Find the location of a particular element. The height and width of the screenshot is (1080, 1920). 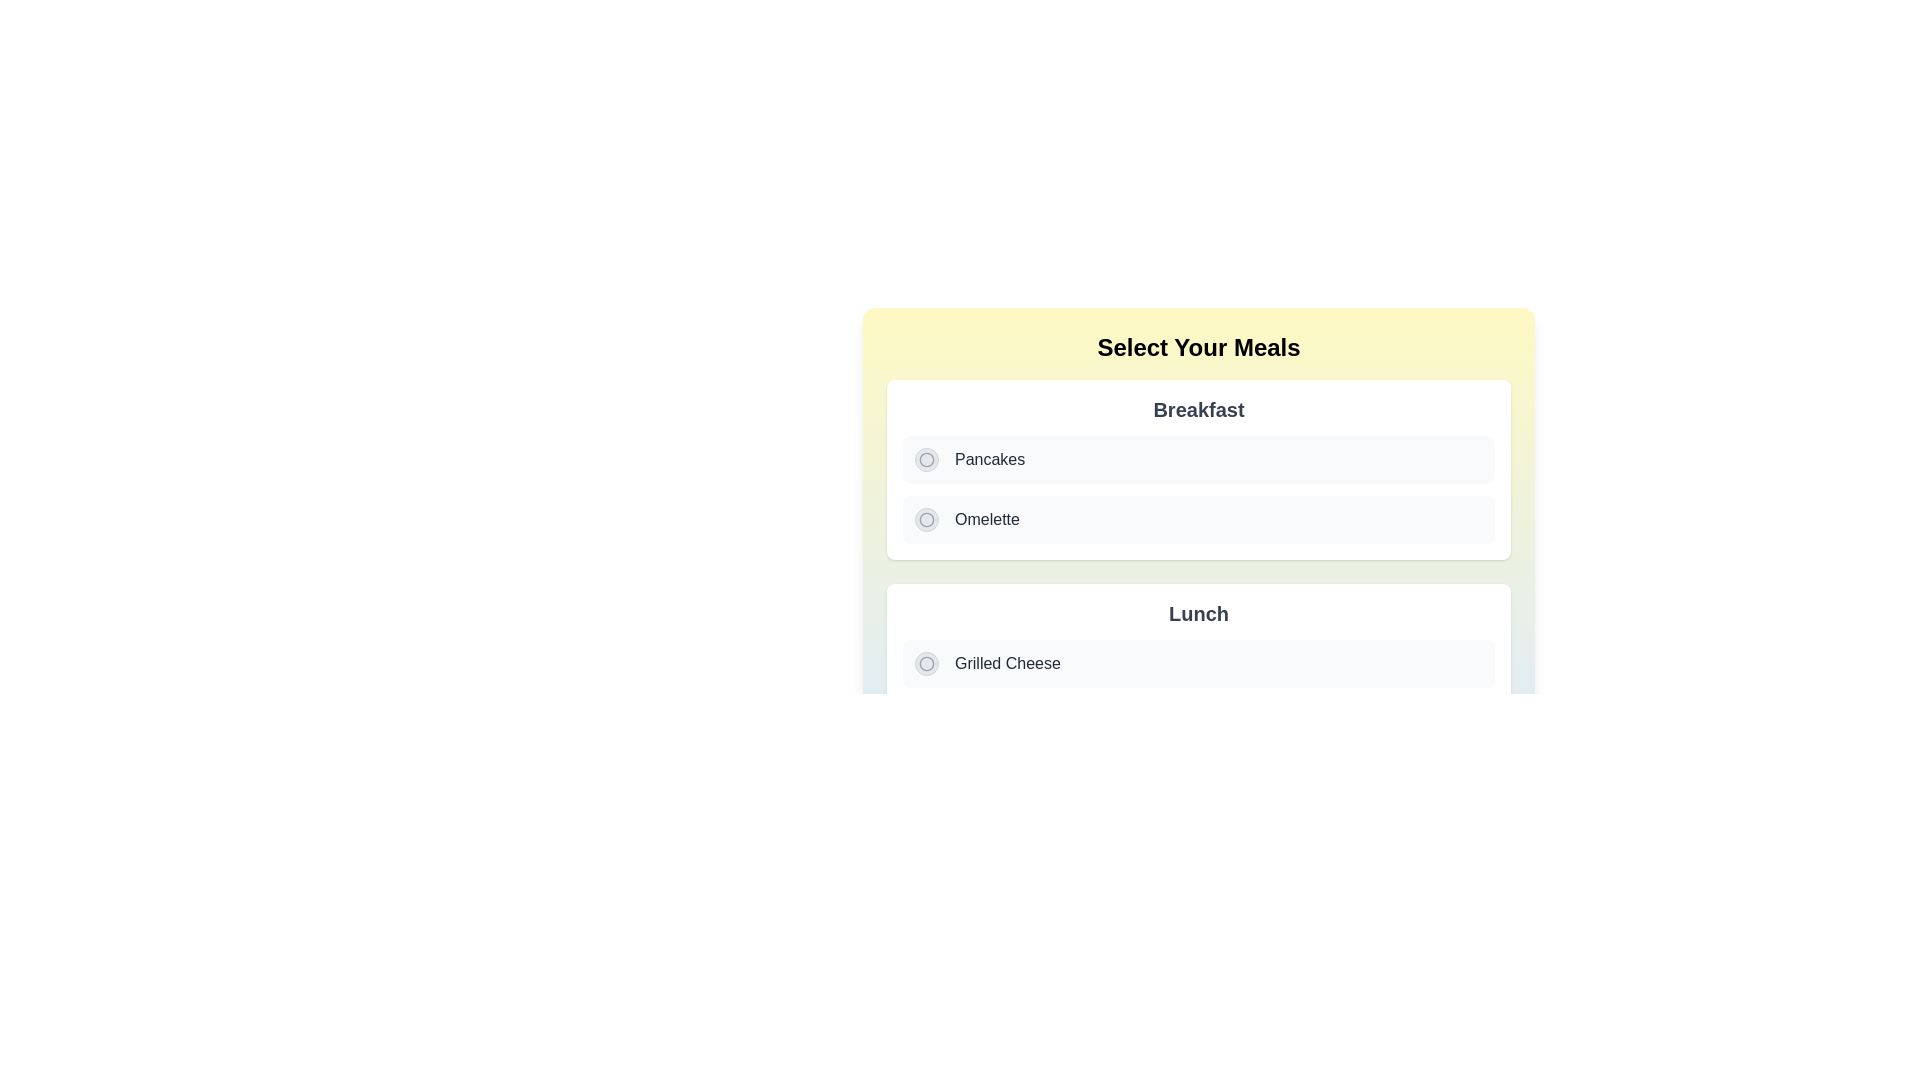

the radio button labeled 'Grilled Cheese' is located at coordinates (1199, 693).